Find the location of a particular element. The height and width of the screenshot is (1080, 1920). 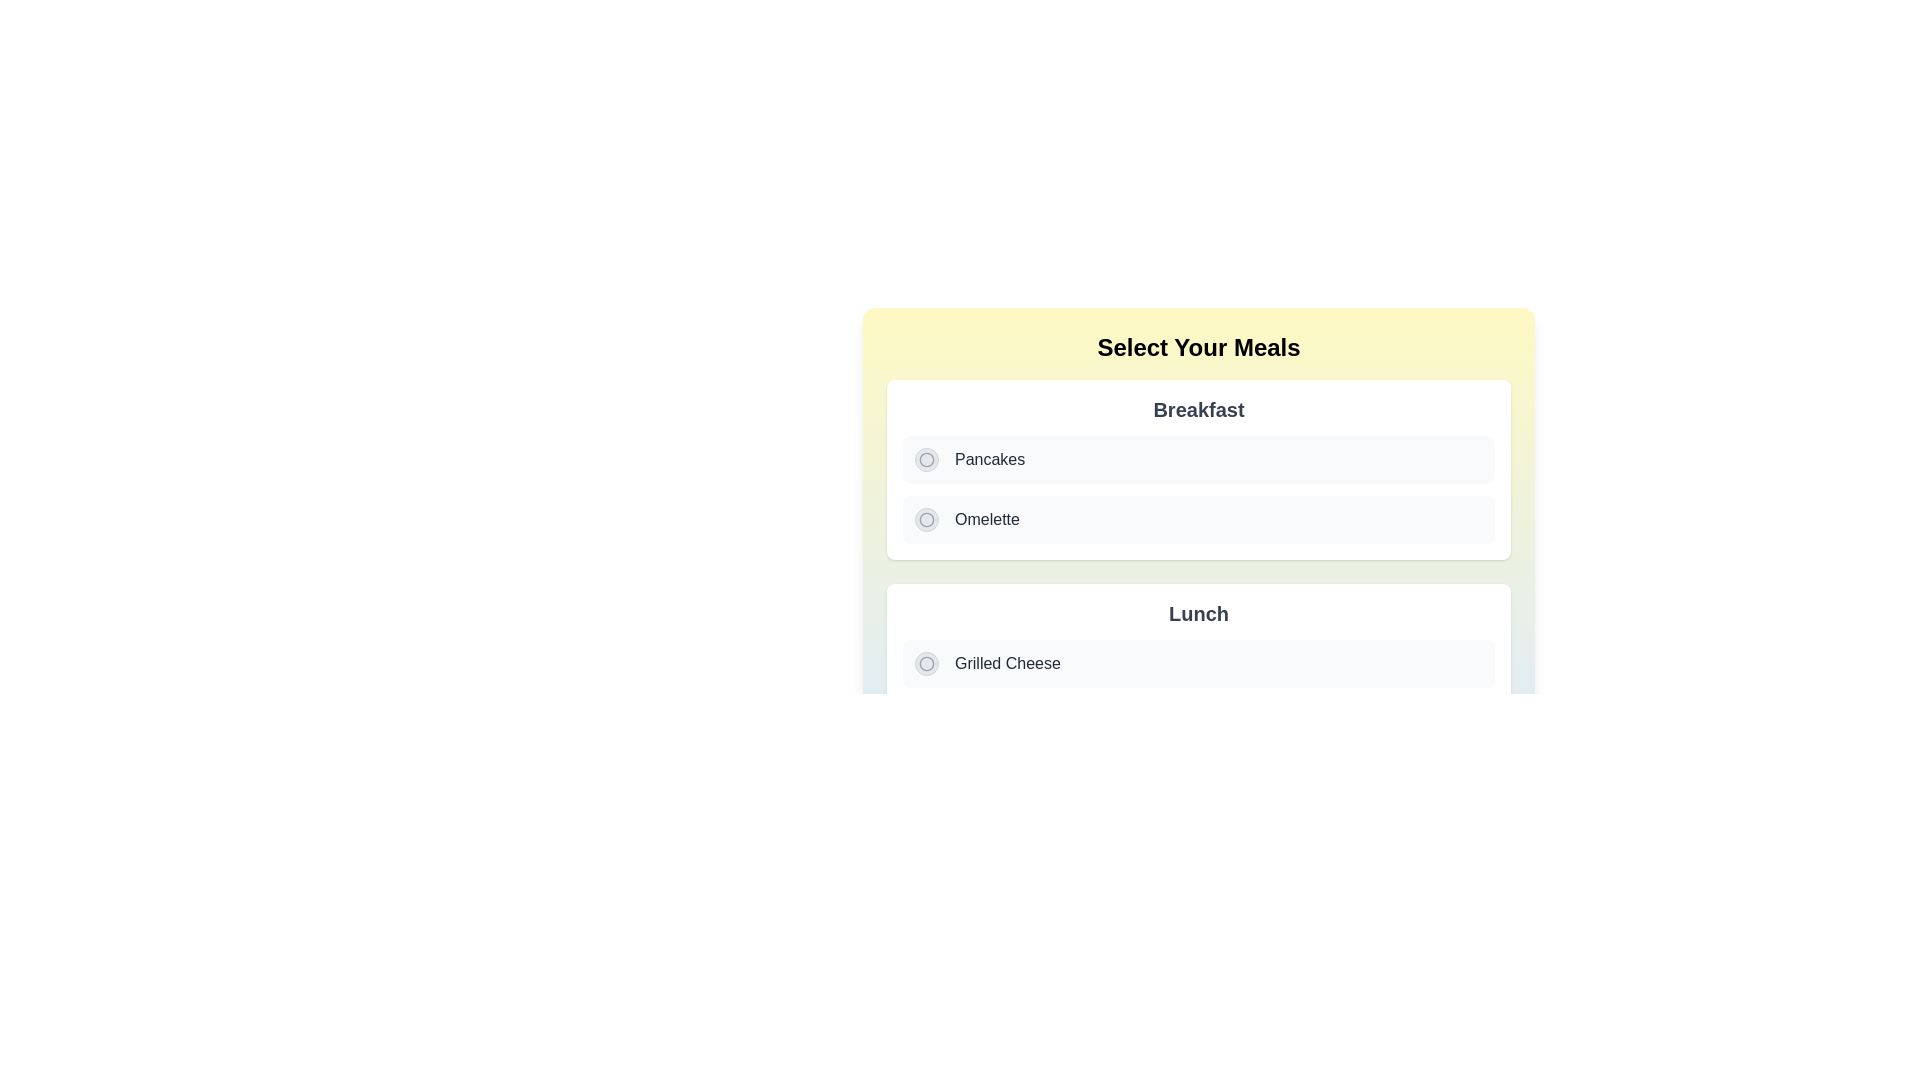

the radio button labeled 'Grilled Cheese' is located at coordinates (1199, 693).